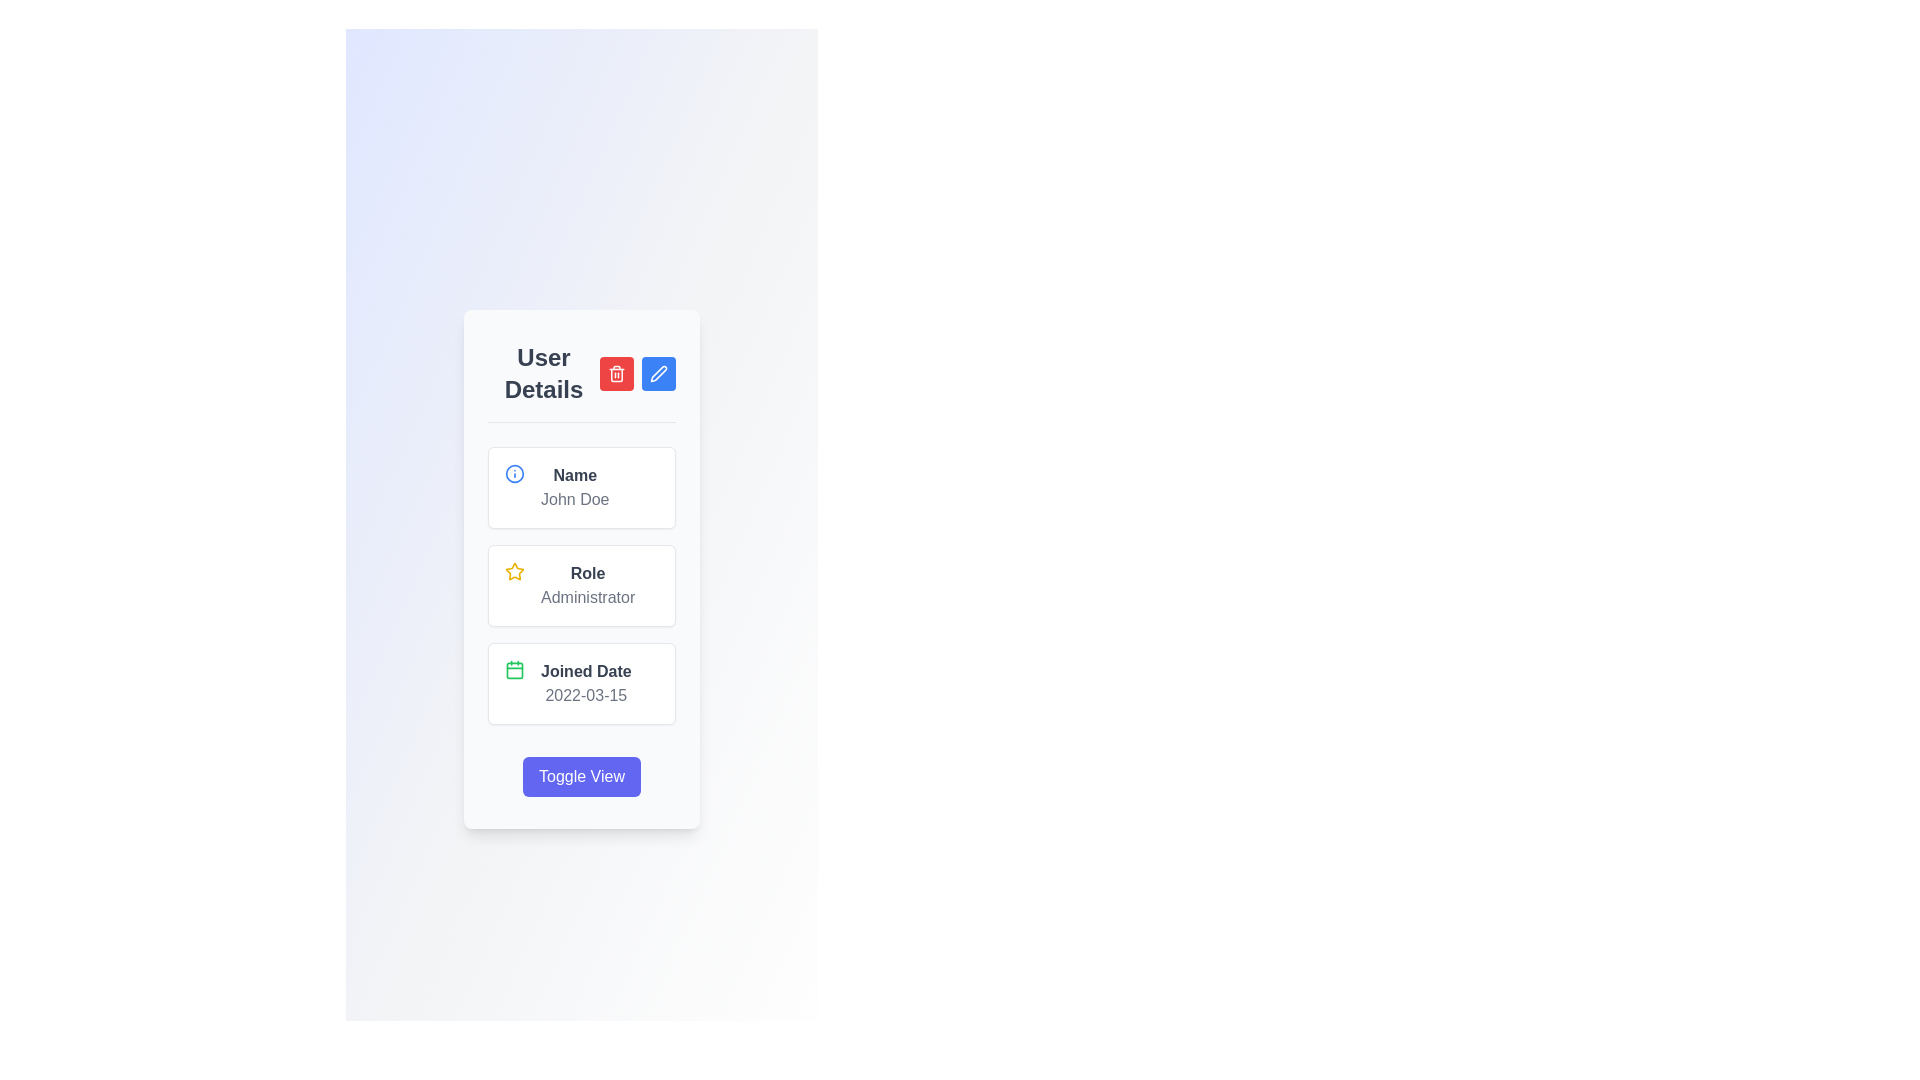  Describe the element at coordinates (658, 373) in the screenshot. I see `the edit icon within the blue button located to the far right of the 'User Details' card header section` at that location.